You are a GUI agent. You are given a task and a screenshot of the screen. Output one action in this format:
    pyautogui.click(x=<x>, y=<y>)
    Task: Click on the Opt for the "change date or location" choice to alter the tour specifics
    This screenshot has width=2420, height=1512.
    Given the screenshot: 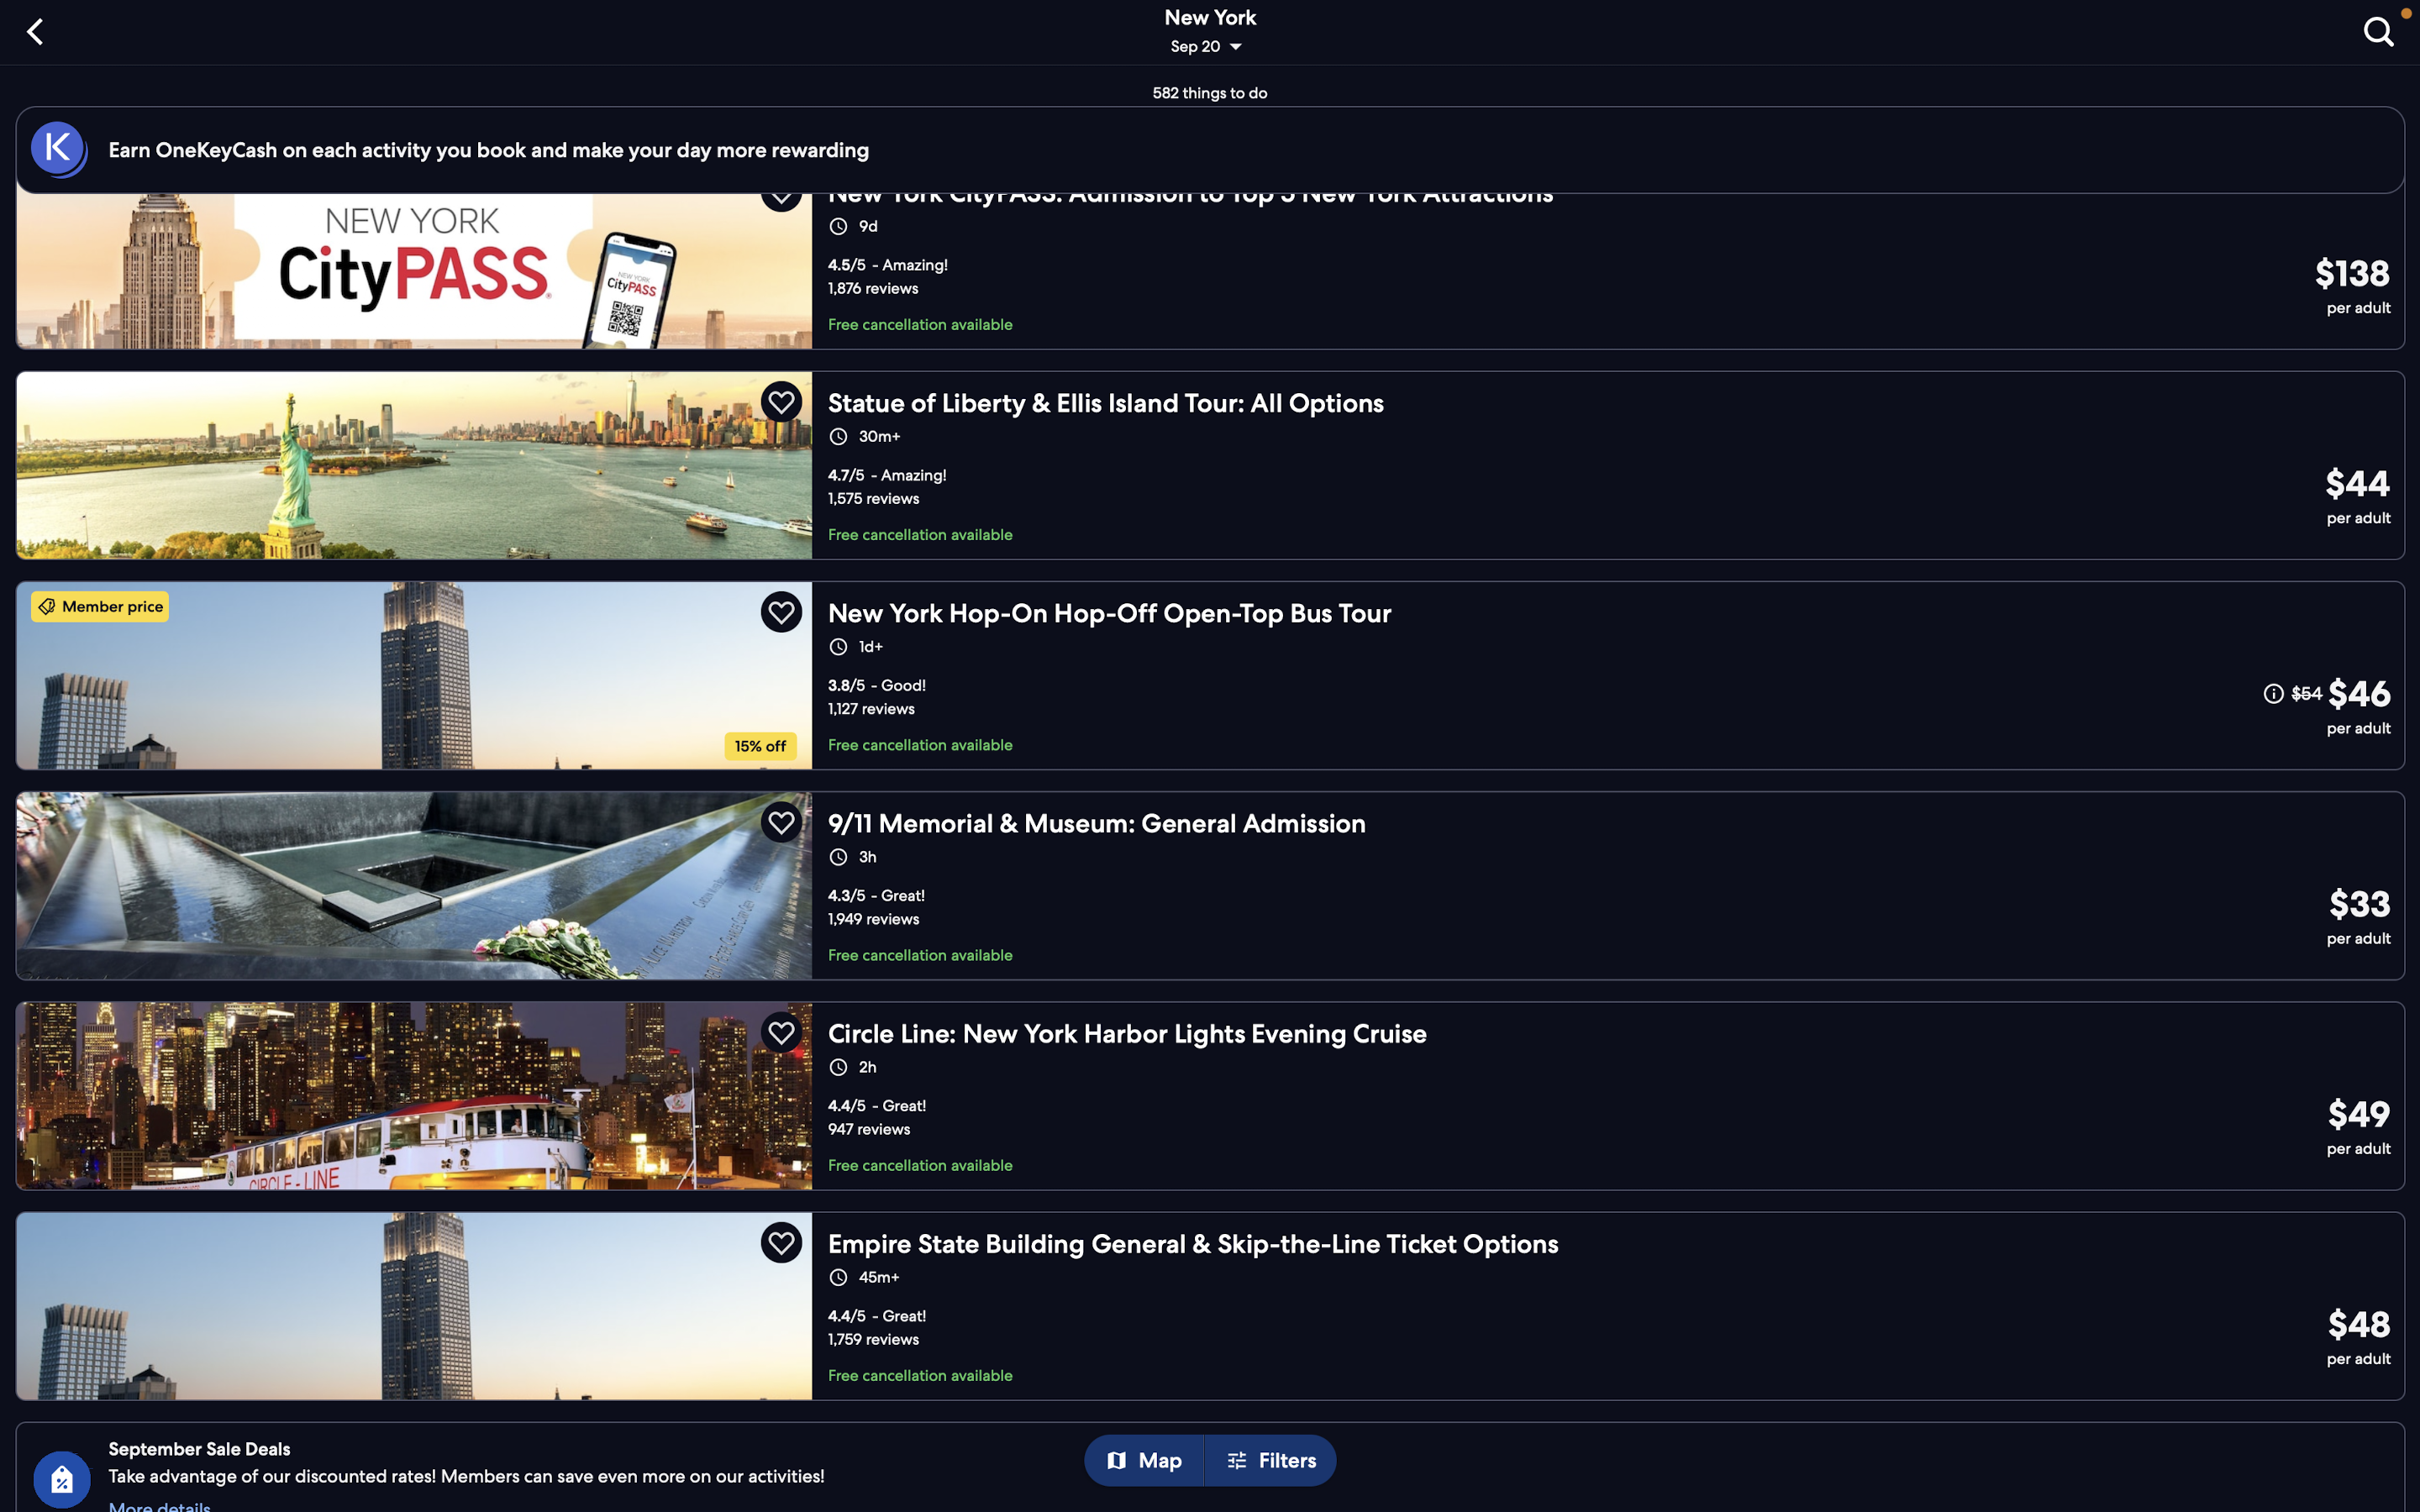 What is the action you would take?
    pyautogui.click(x=1212, y=34)
    